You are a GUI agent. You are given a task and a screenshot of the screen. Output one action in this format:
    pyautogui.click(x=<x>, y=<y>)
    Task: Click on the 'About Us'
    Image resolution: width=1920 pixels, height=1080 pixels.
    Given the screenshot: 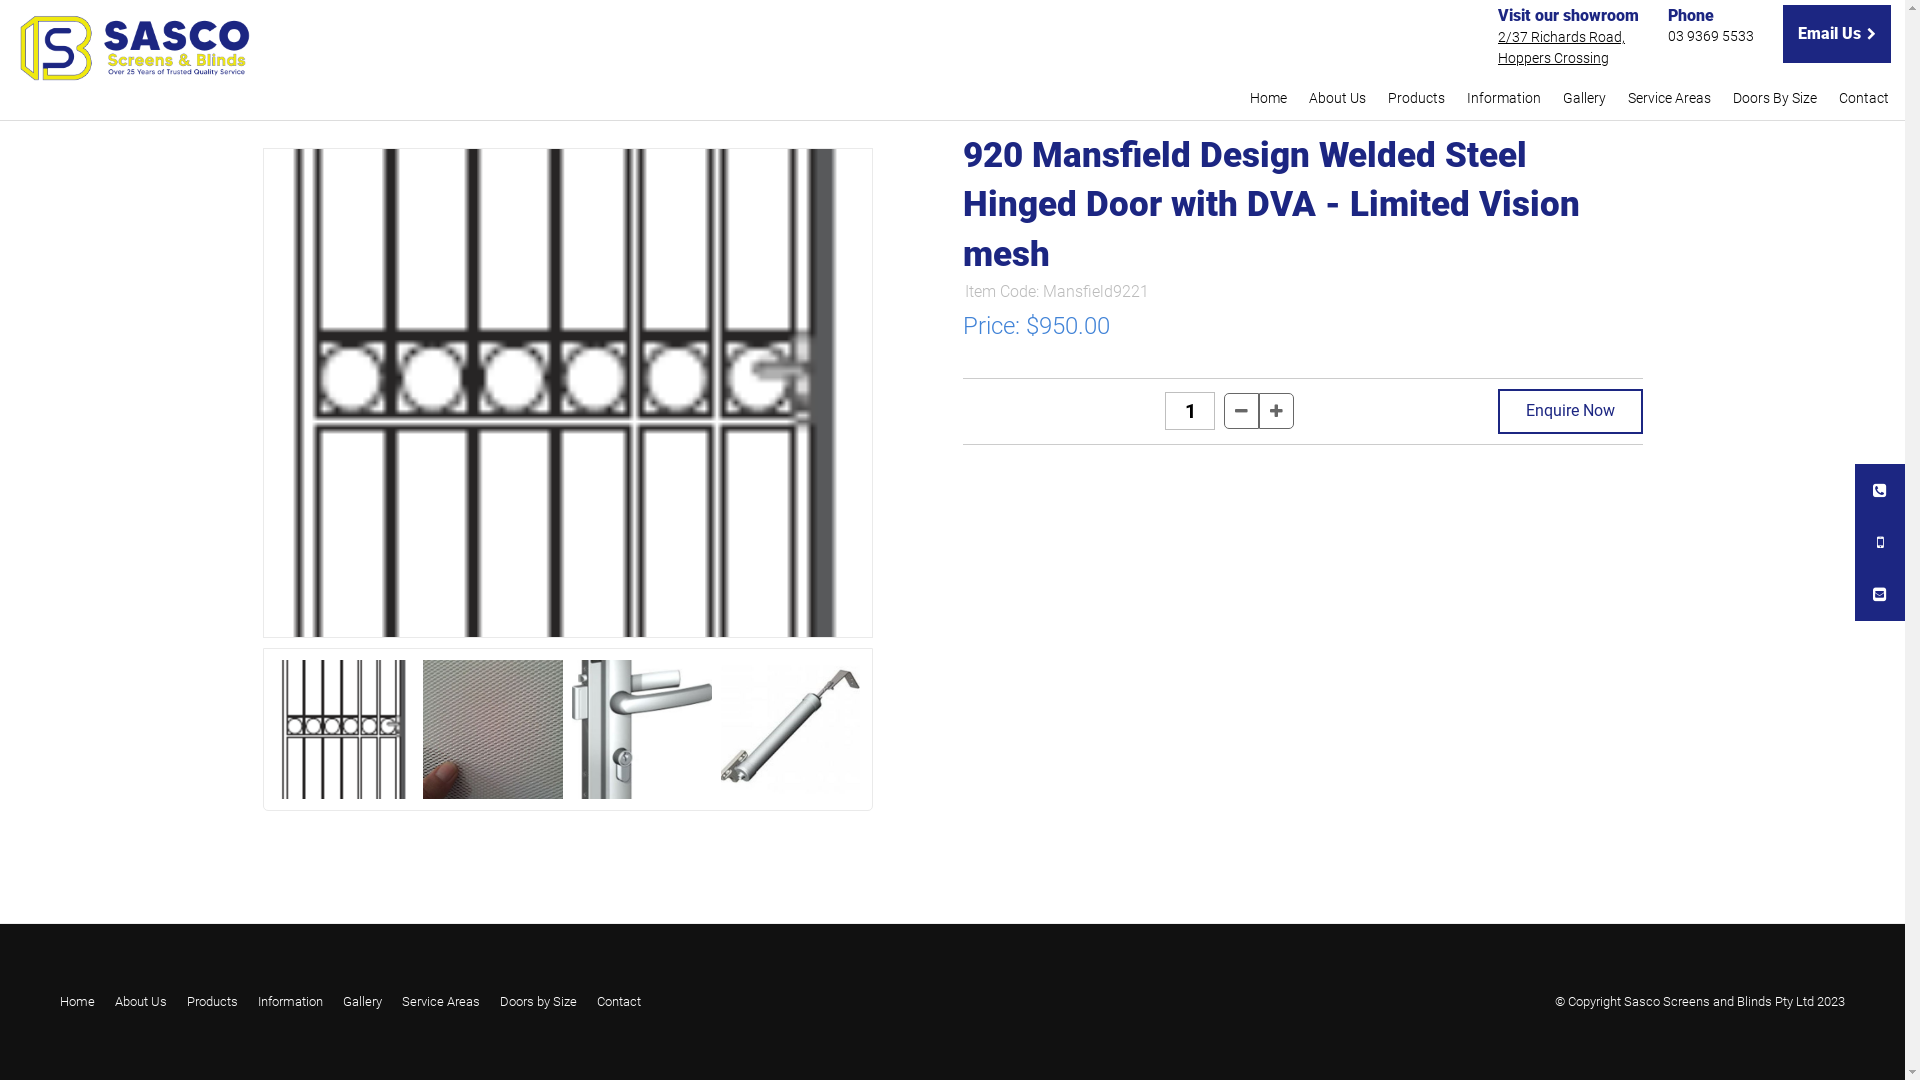 What is the action you would take?
    pyautogui.click(x=139, y=1002)
    